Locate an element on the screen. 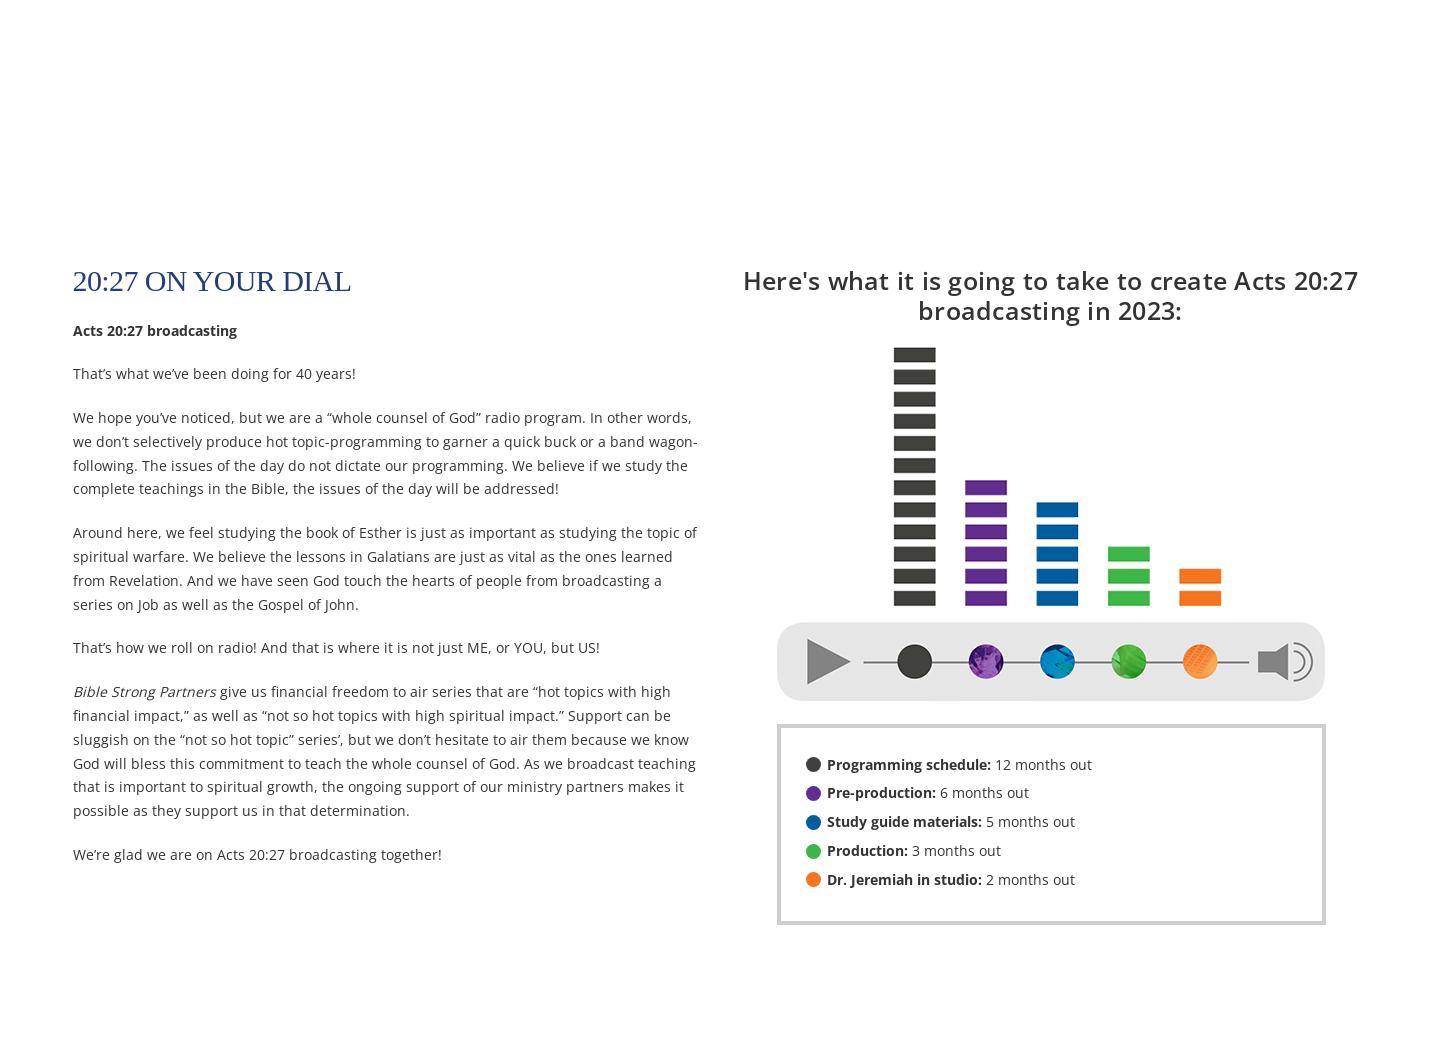 The image size is (1450, 1047). 'Production:' is located at coordinates (865, 849).